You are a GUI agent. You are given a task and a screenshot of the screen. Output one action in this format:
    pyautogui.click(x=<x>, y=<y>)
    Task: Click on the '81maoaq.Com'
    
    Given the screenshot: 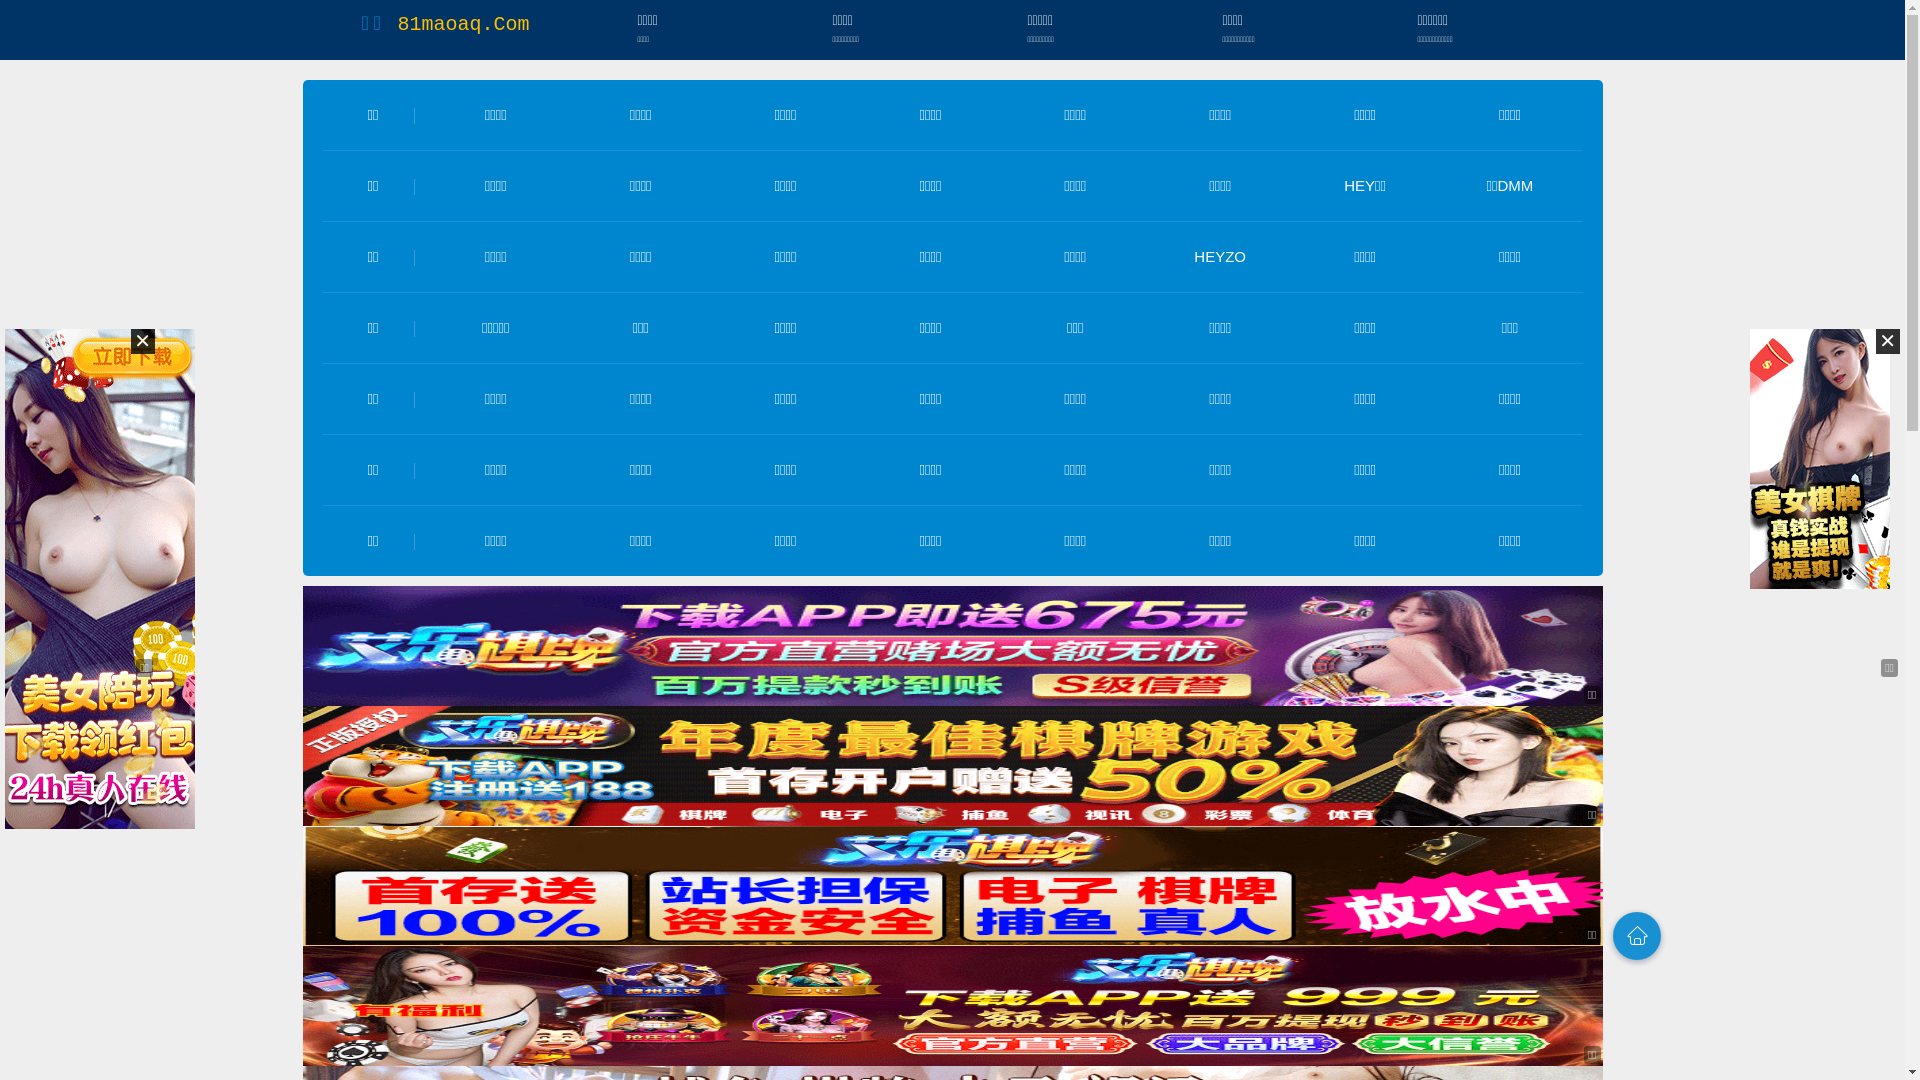 What is the action you would take?
    pyautogui.click(x=461, y=24)
    